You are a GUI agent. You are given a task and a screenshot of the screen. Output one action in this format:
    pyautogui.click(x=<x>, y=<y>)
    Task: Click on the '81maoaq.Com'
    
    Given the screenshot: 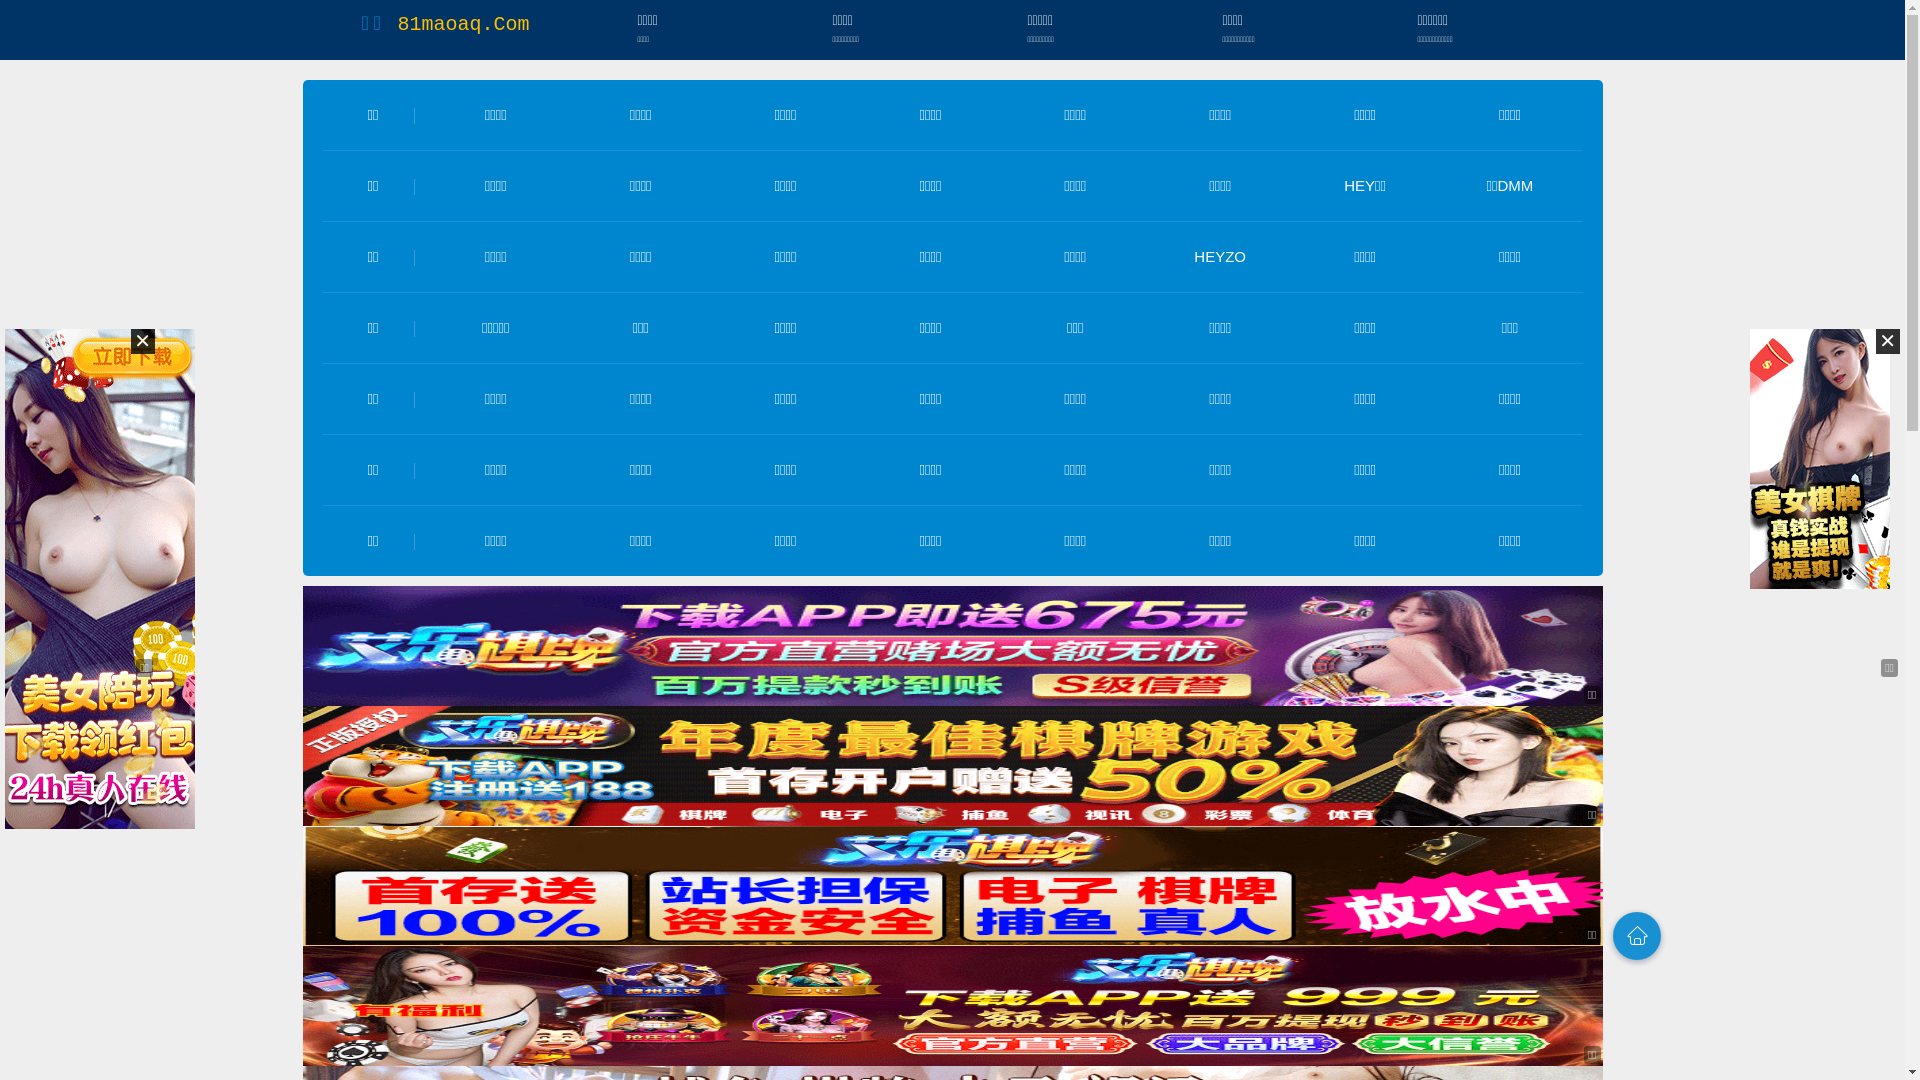 What is the action you would take?
    pyautogui.click(x=461, y=24)
    